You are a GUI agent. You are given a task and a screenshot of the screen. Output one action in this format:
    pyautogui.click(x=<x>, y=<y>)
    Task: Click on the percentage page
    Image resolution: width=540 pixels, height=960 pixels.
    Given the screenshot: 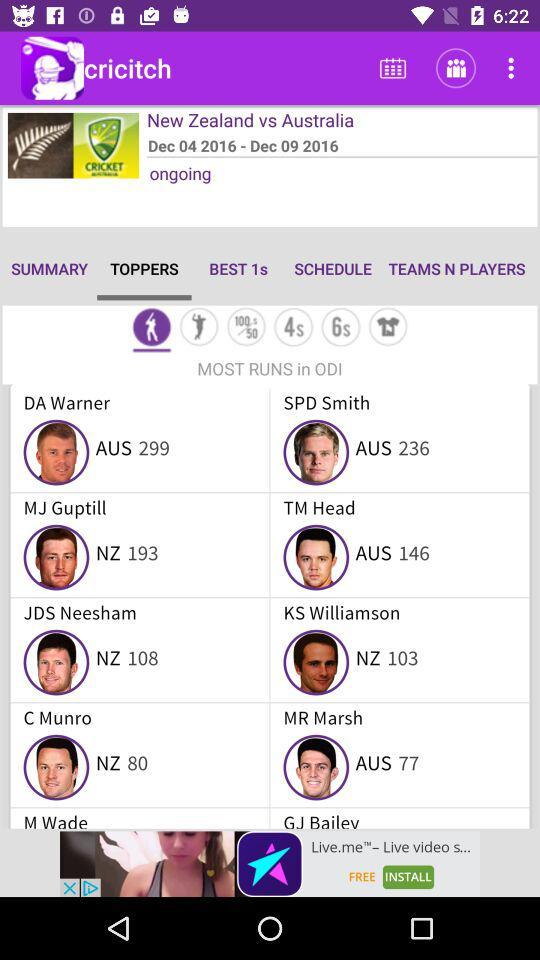 What is the action you would take?
    pyautogui.click(x=246, y=329)
    